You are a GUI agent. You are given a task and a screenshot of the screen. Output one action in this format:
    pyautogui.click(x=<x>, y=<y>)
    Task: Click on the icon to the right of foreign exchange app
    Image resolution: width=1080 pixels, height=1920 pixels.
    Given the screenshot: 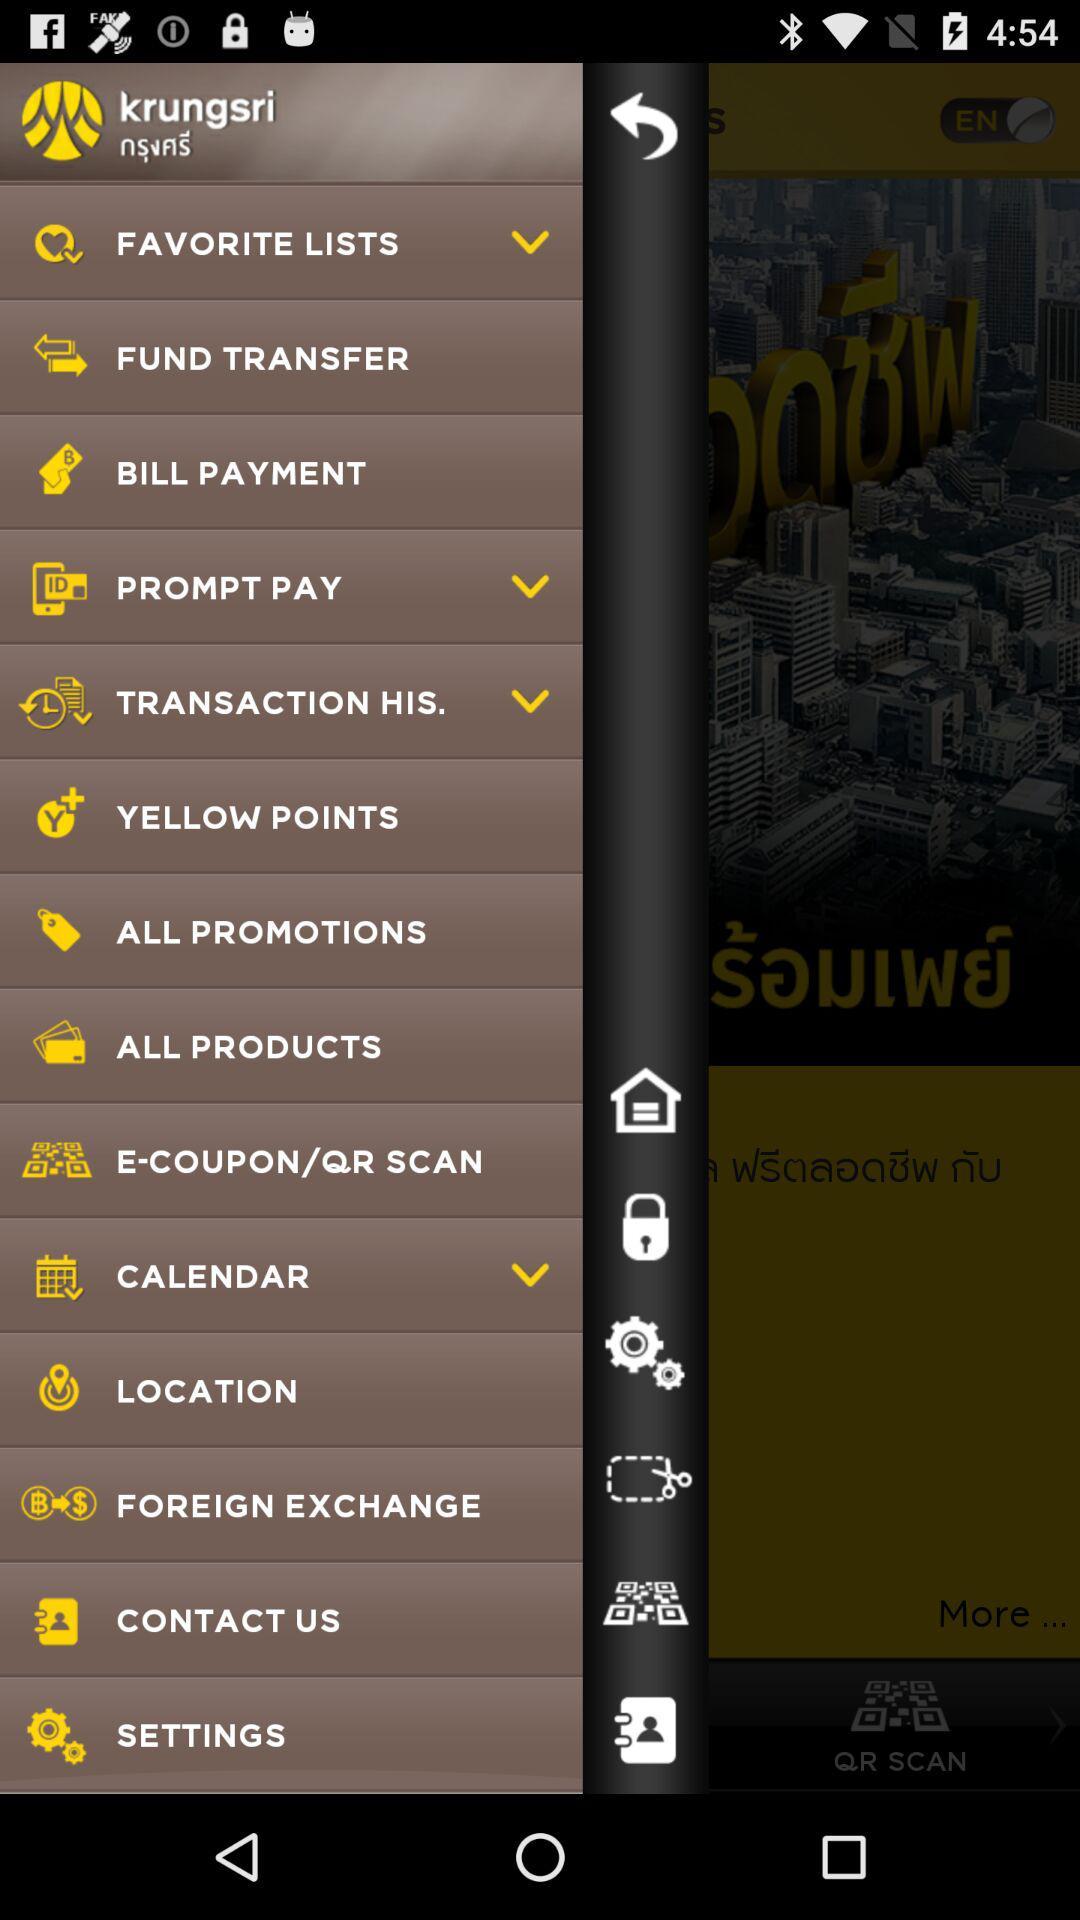 What is the action you would take?
    pyautogui.click(x=645, y=1604)
    